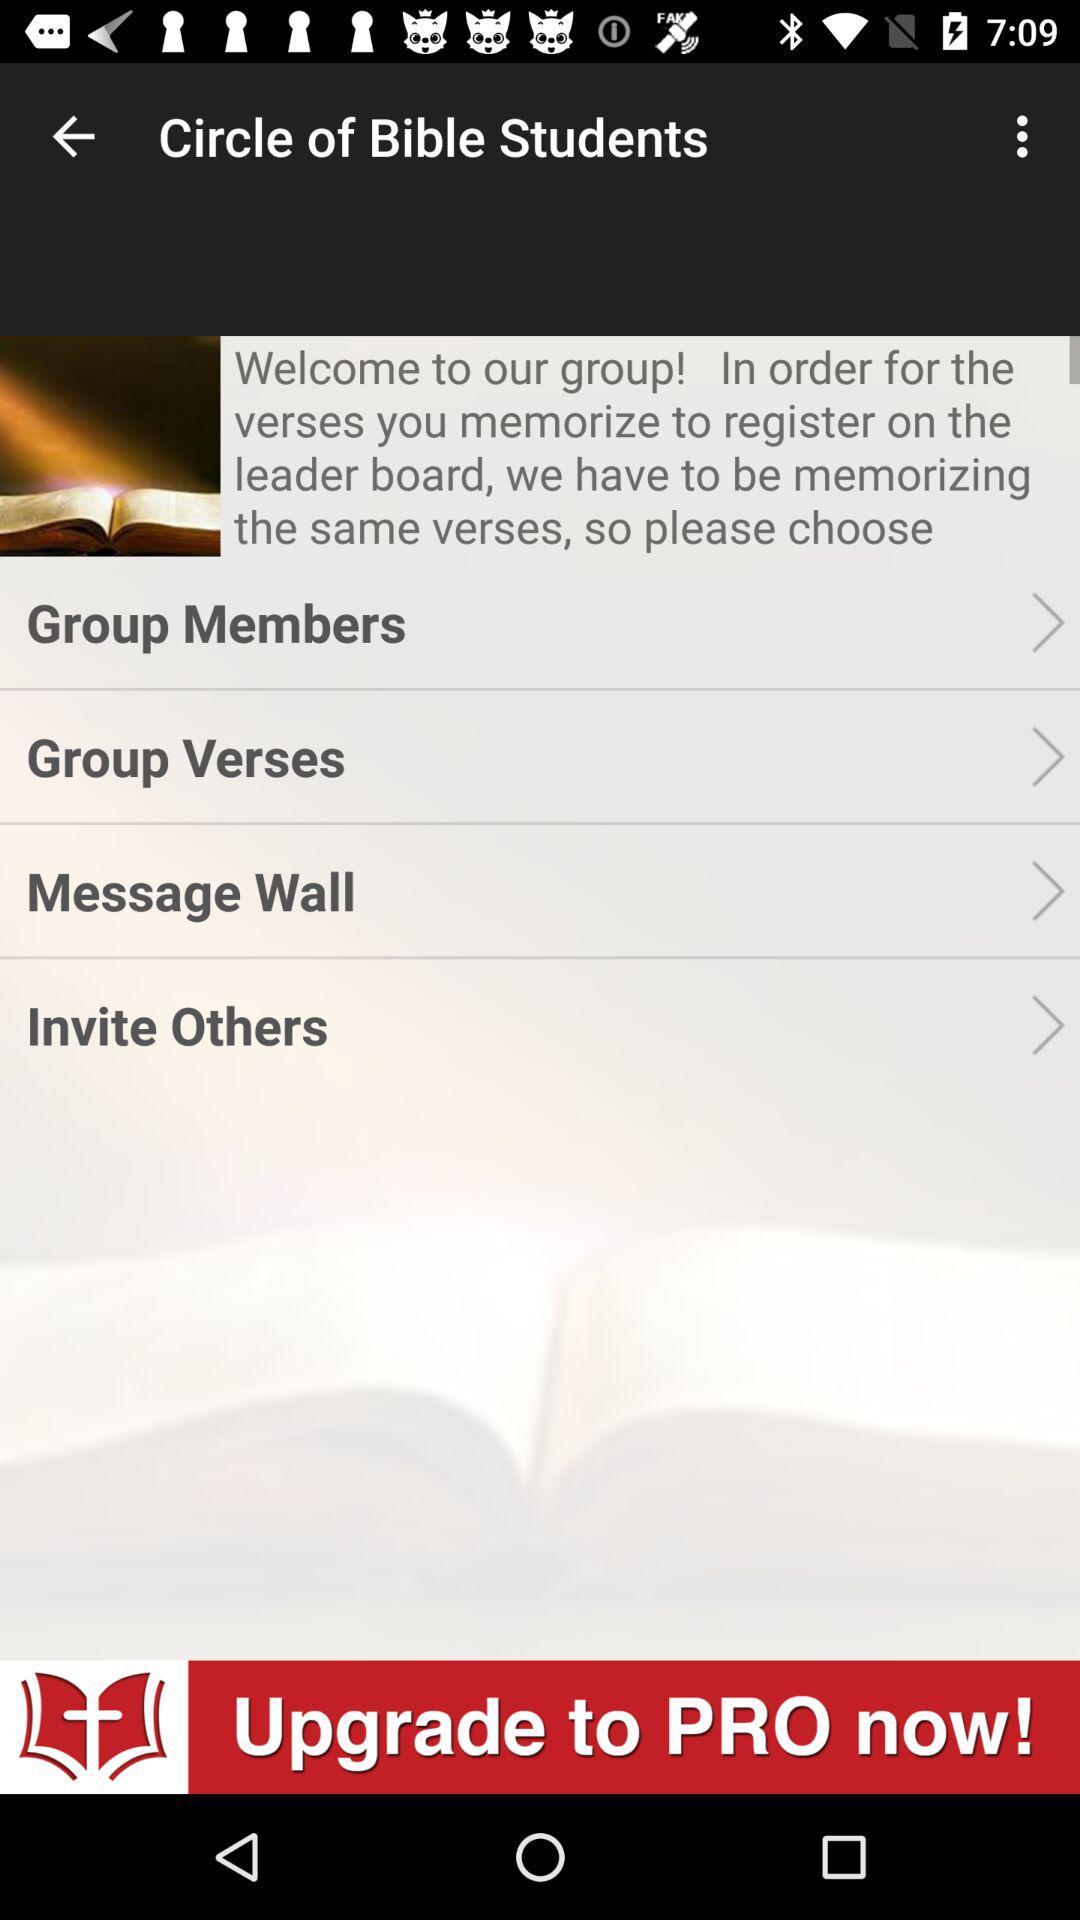 This screenshot has width=1080, height=1920. Describe the element at coordinates (527, 1024) in the screenshot. I see `the item below message wall item` at that location.